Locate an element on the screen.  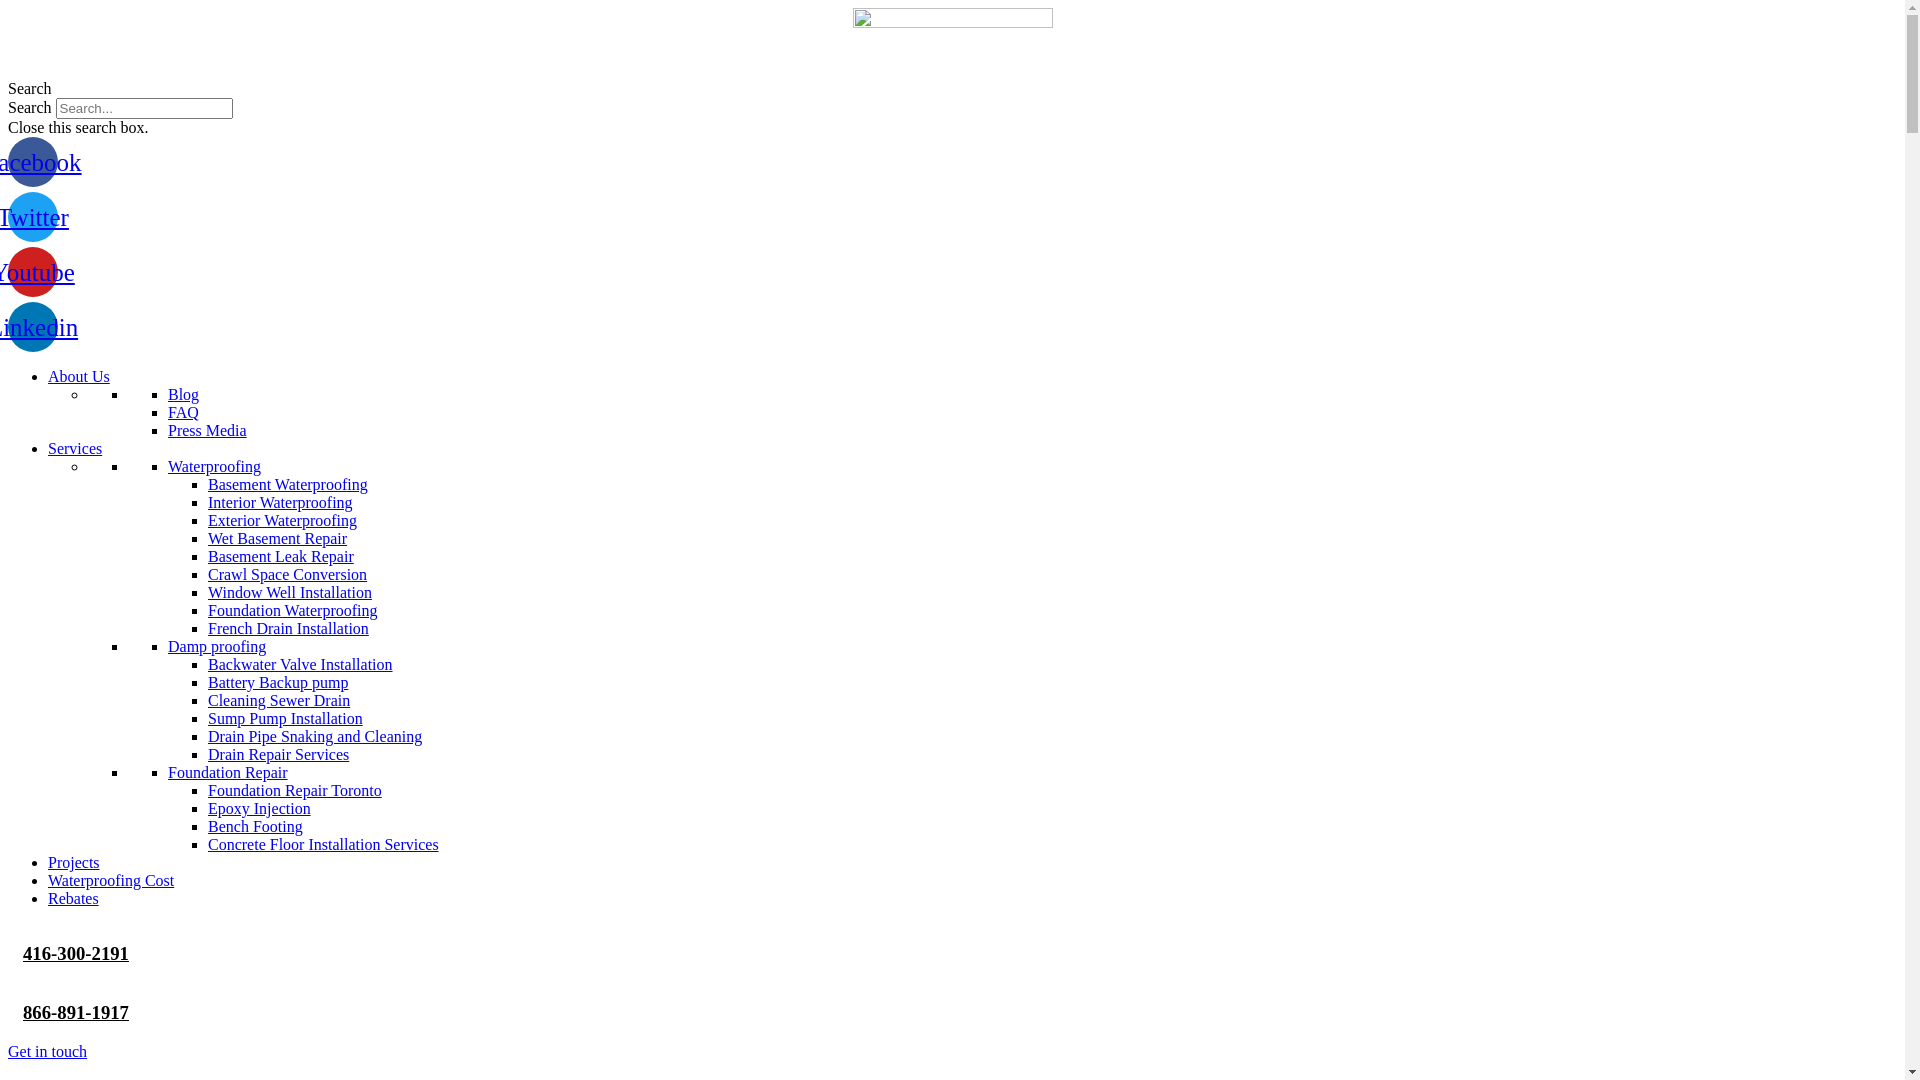
'Press Media' is located at coordinates (207, 429).